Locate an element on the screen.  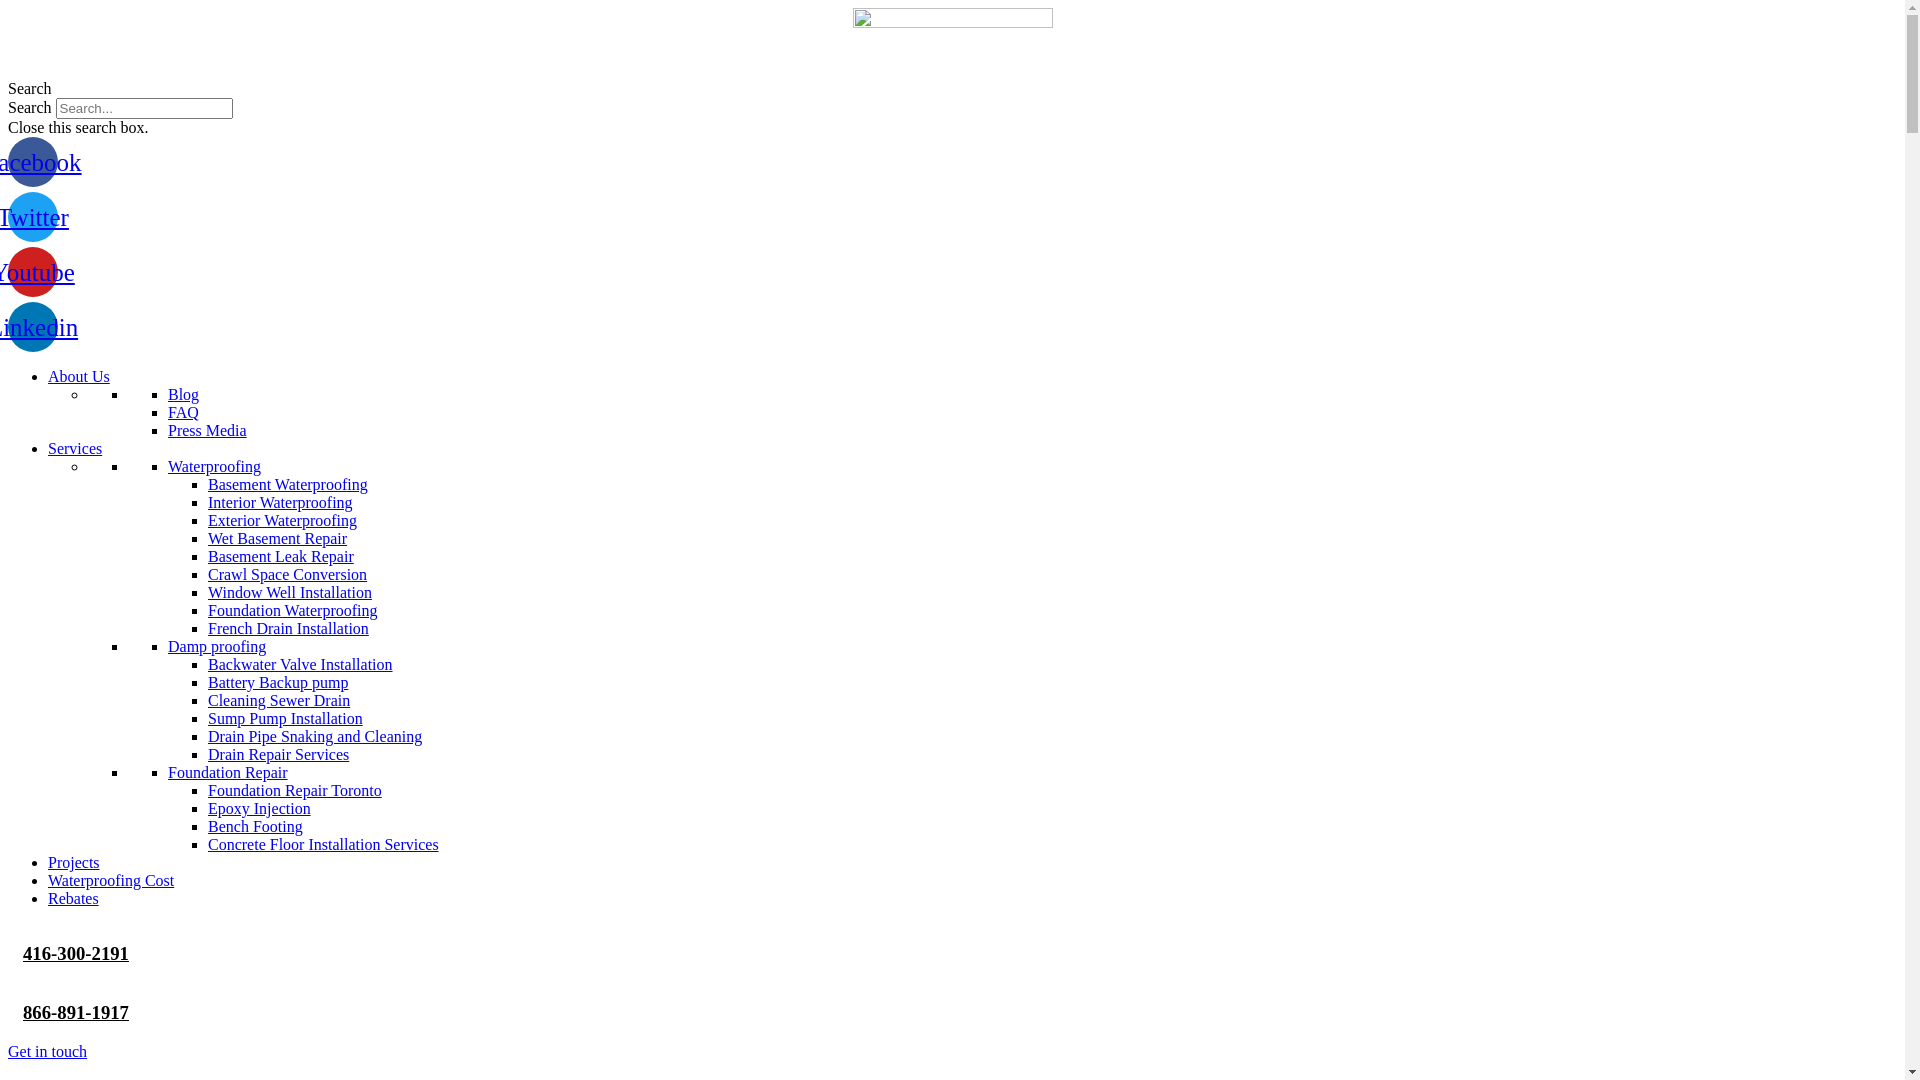
'Press Media' is located at coordinates (207, 429).